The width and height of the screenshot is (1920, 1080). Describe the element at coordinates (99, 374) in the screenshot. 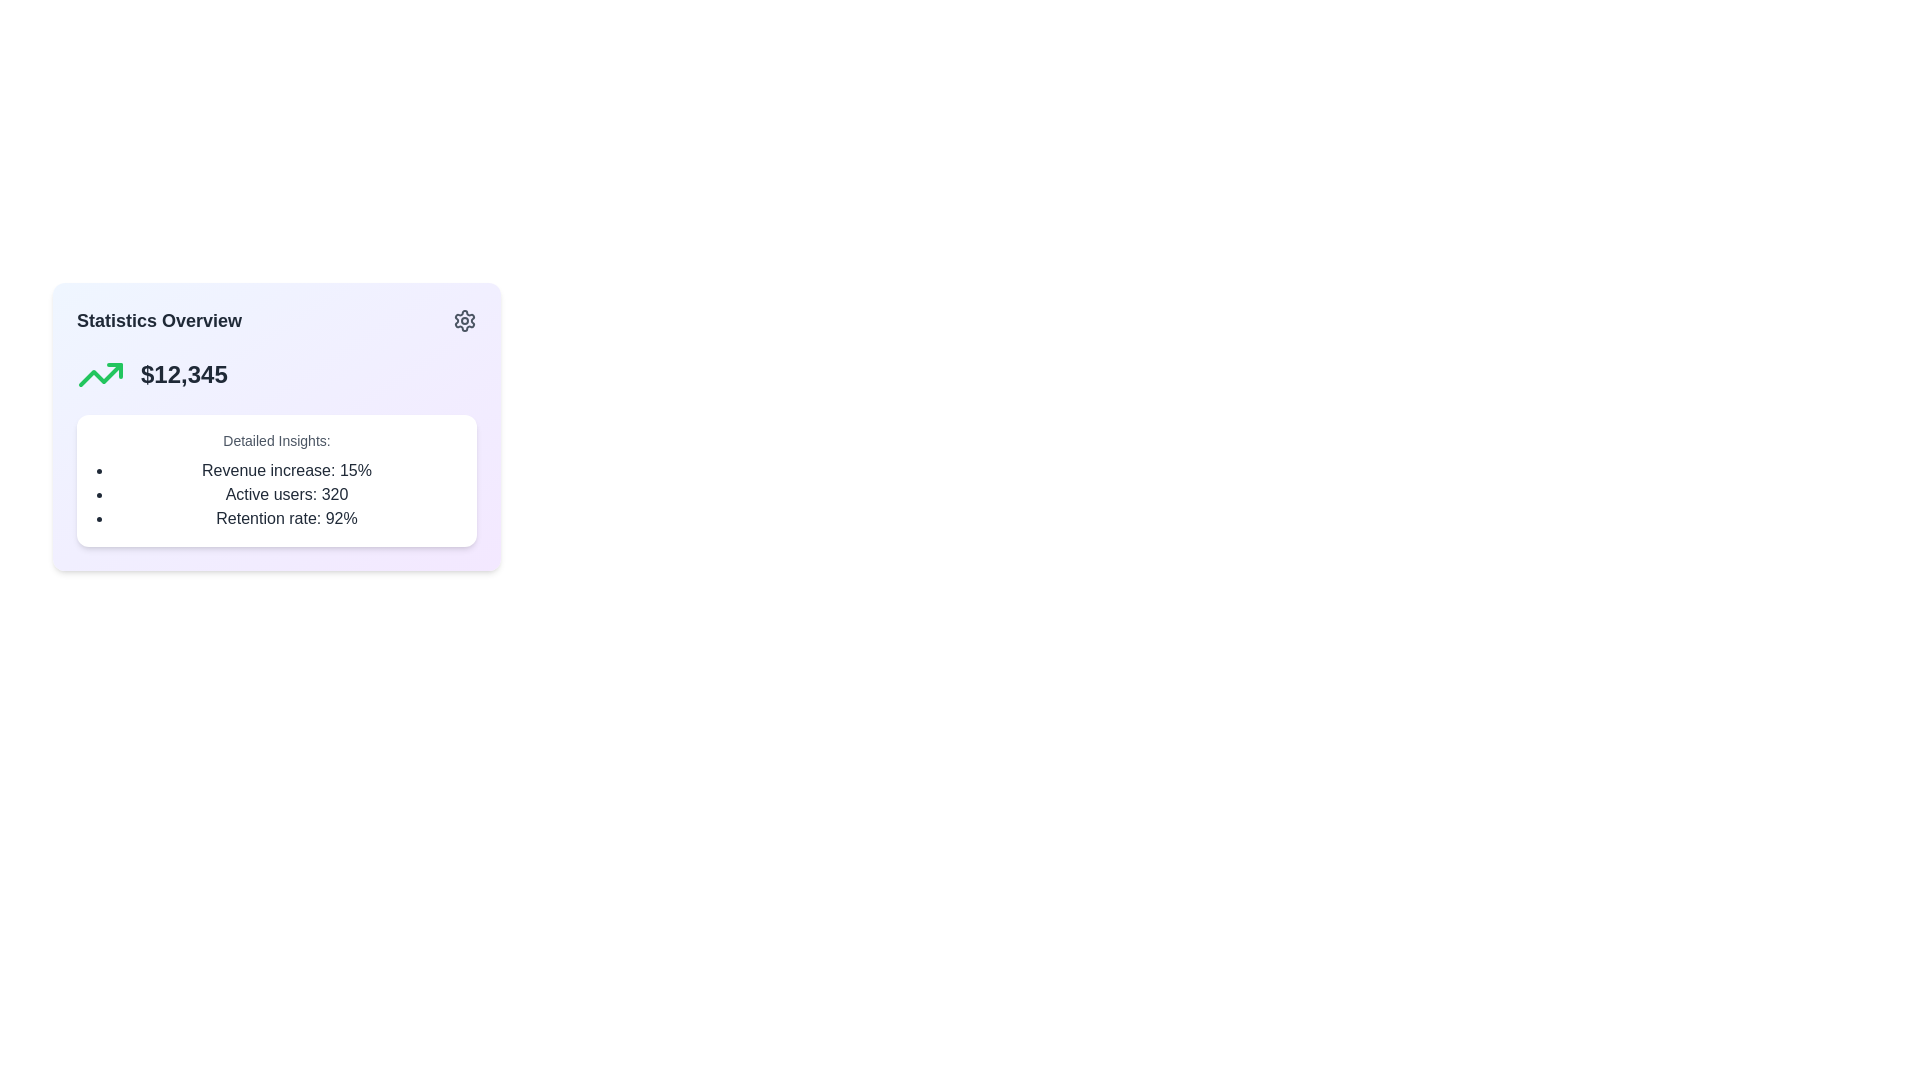

I see `the green arrow icon located to the left of the text '$12,345' in the 'Statistics Overview' dashboard for interaction` at that location.